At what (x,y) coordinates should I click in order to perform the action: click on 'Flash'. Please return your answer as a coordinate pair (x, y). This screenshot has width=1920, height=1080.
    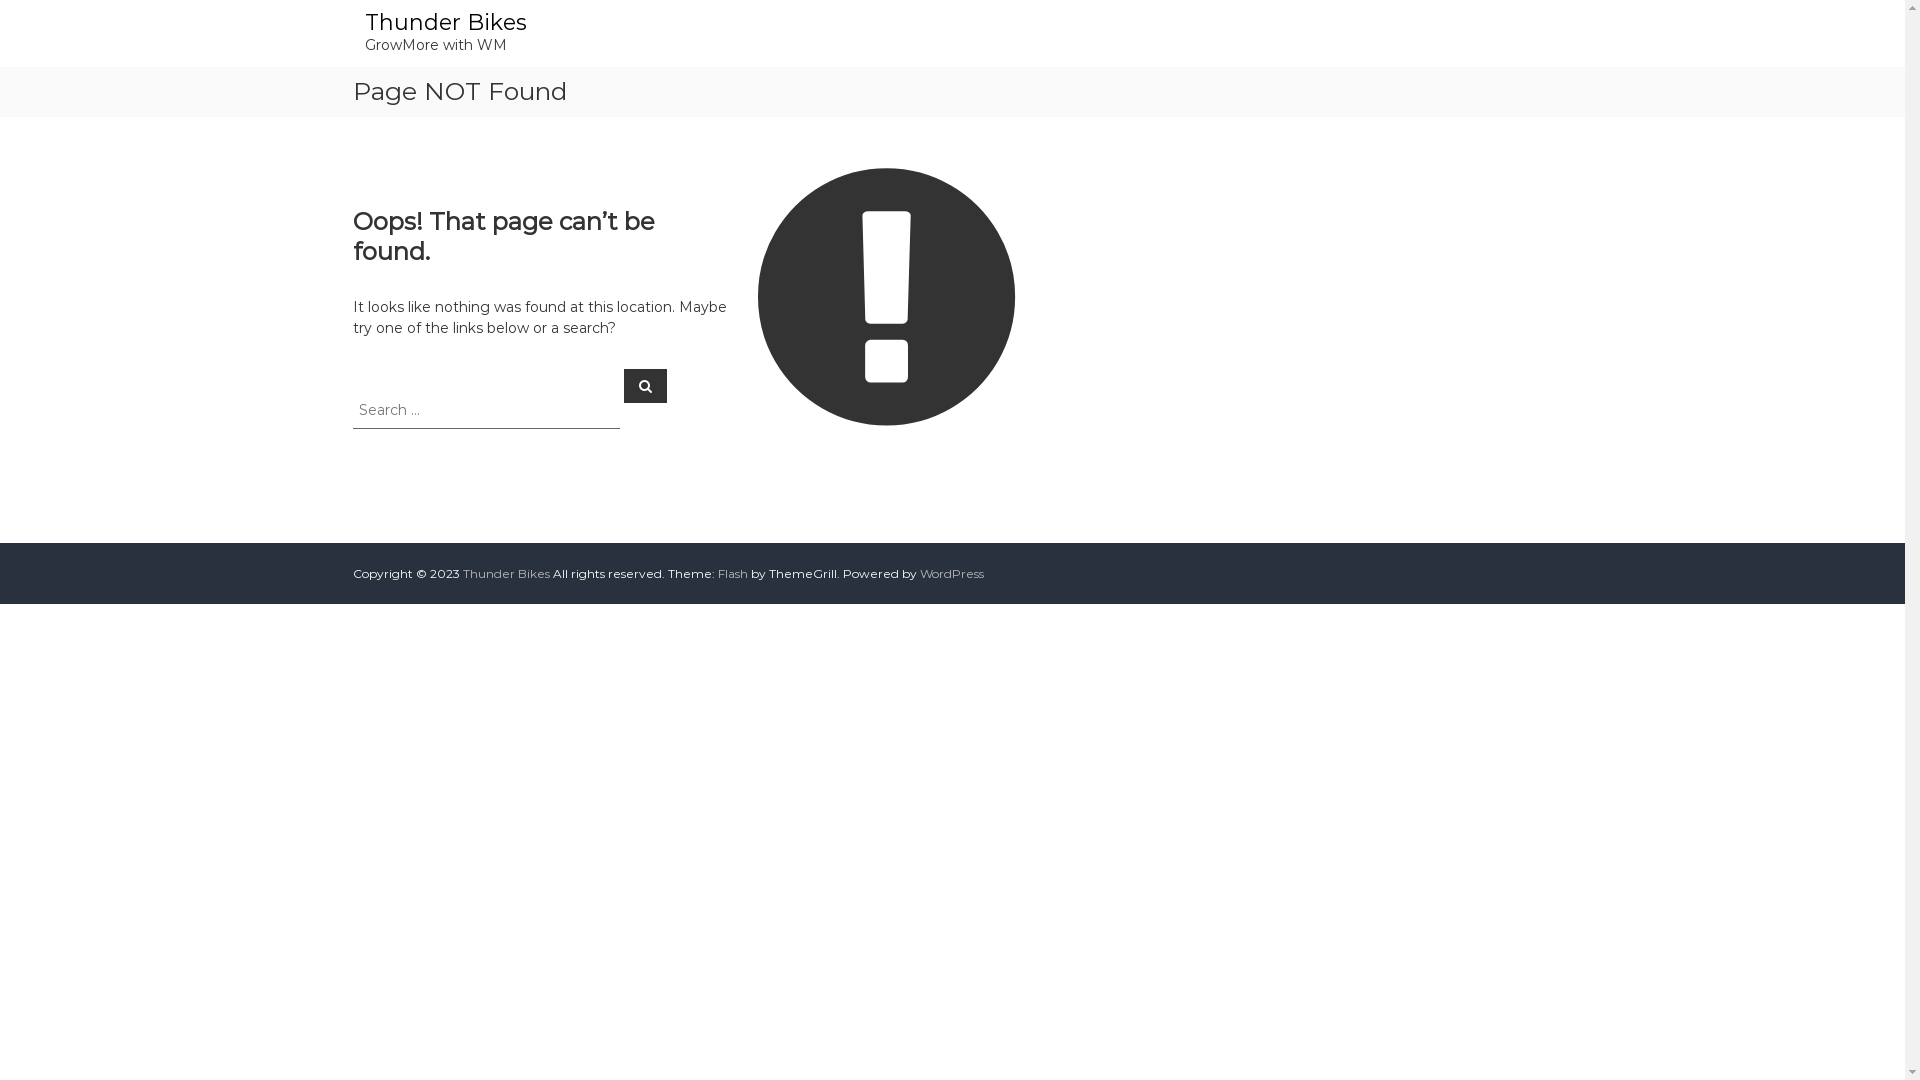
    Looking at the image, I should click on (718, 573).